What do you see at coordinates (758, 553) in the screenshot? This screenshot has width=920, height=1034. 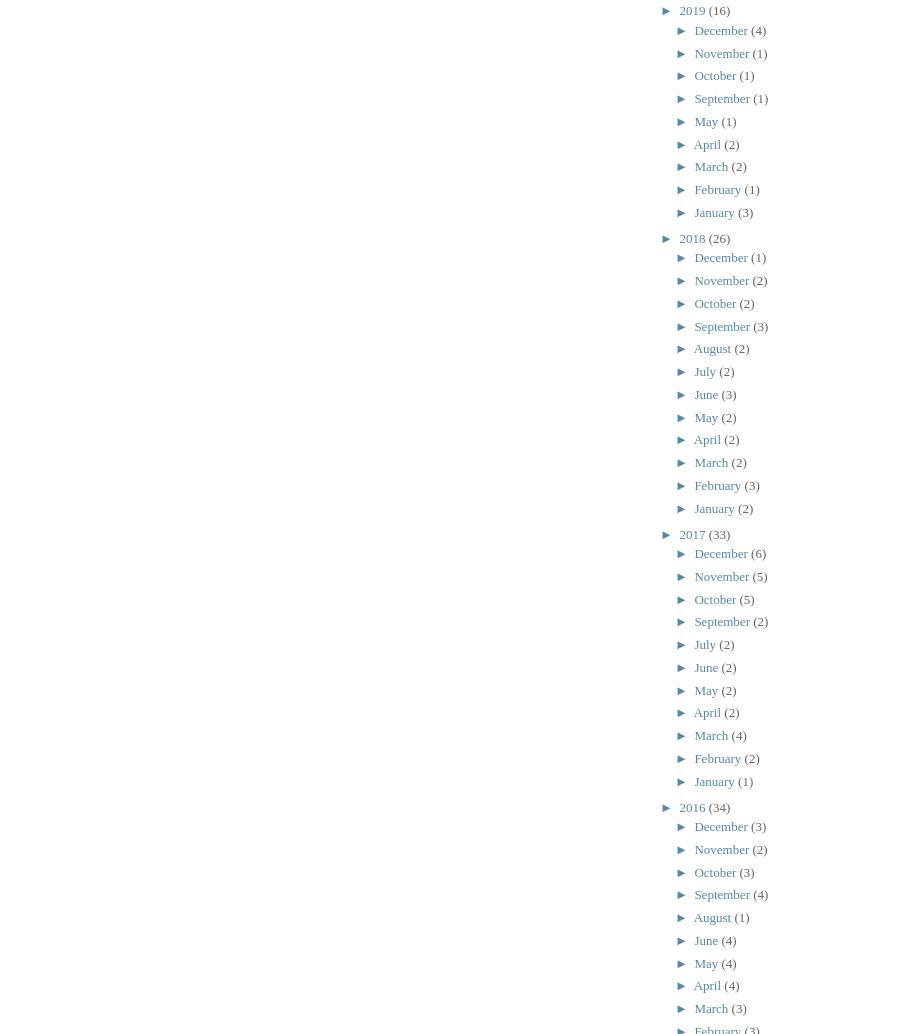 I see `'(6)'` at bounding box center [758, 553].